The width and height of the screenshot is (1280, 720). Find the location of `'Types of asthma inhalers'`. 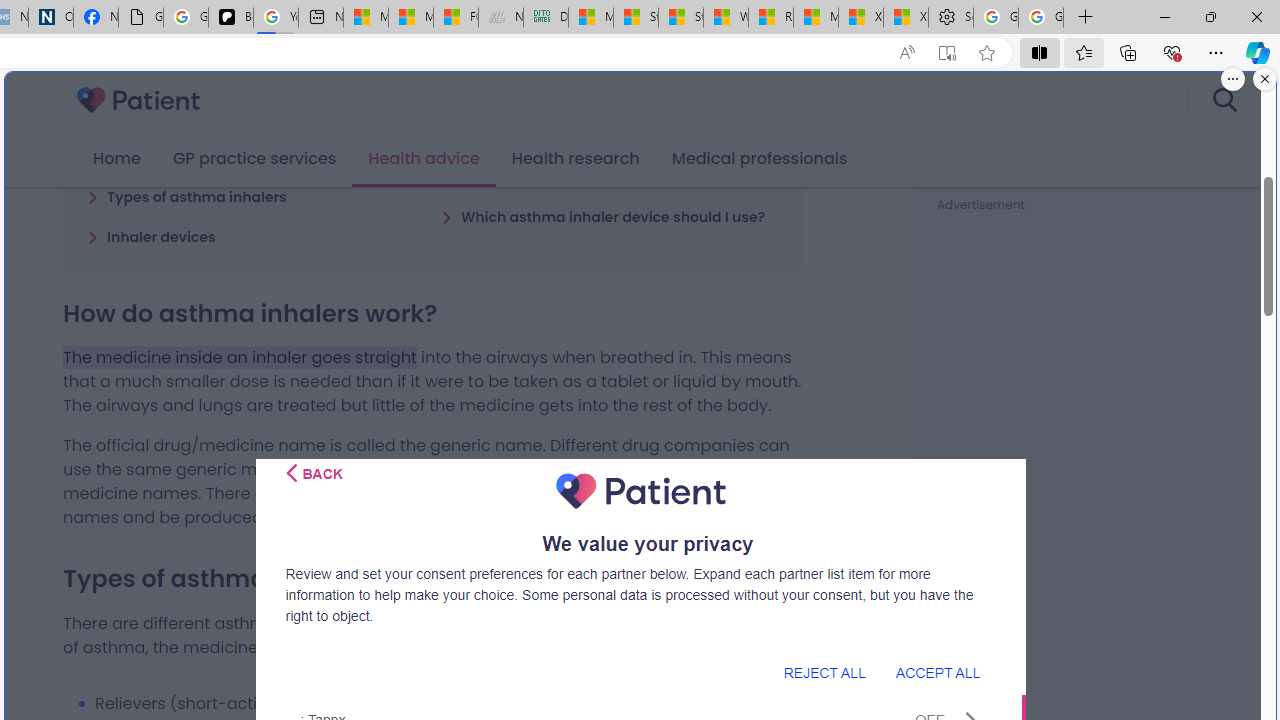

'Types of asthma inhalers' is located at coordinates (186, 196).